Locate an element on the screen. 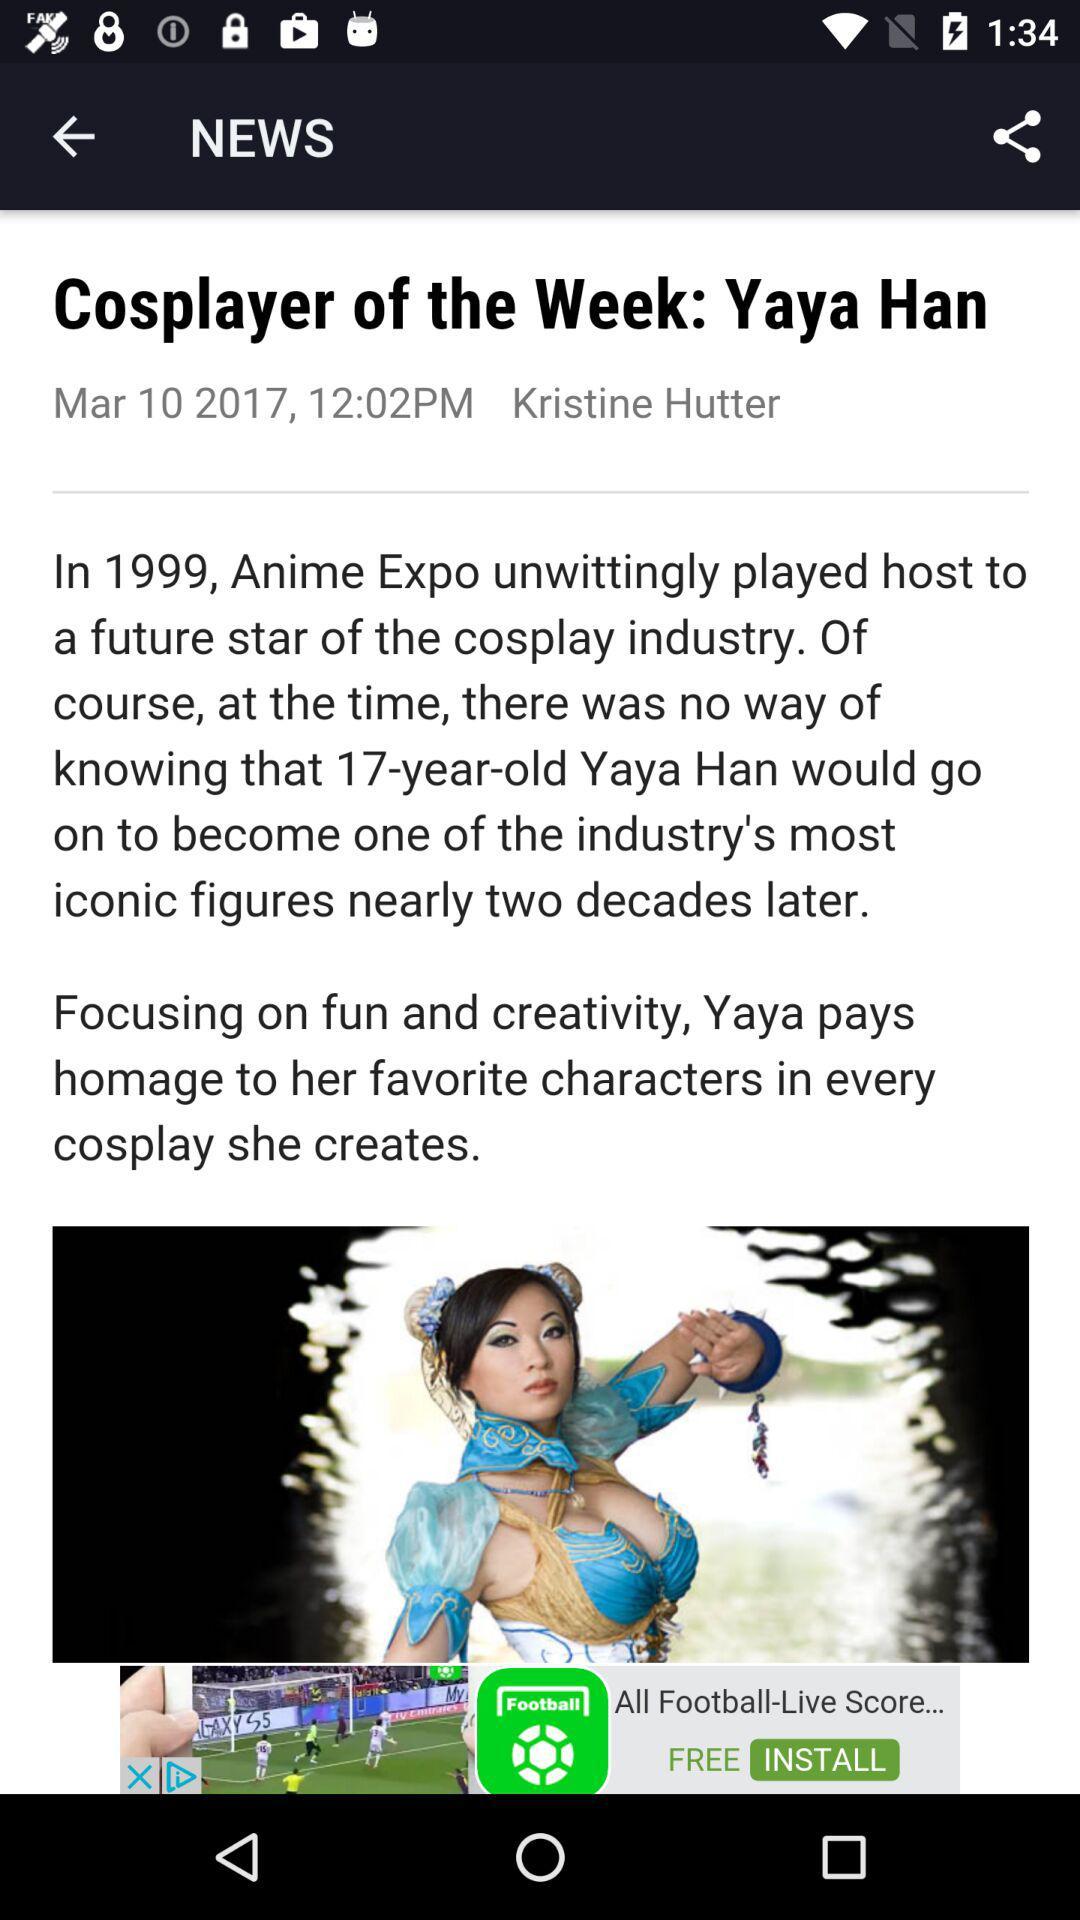 Image resolution: width=1080 pixels, height=1920 pixels. article in middle is located at coordinates (540, 935).